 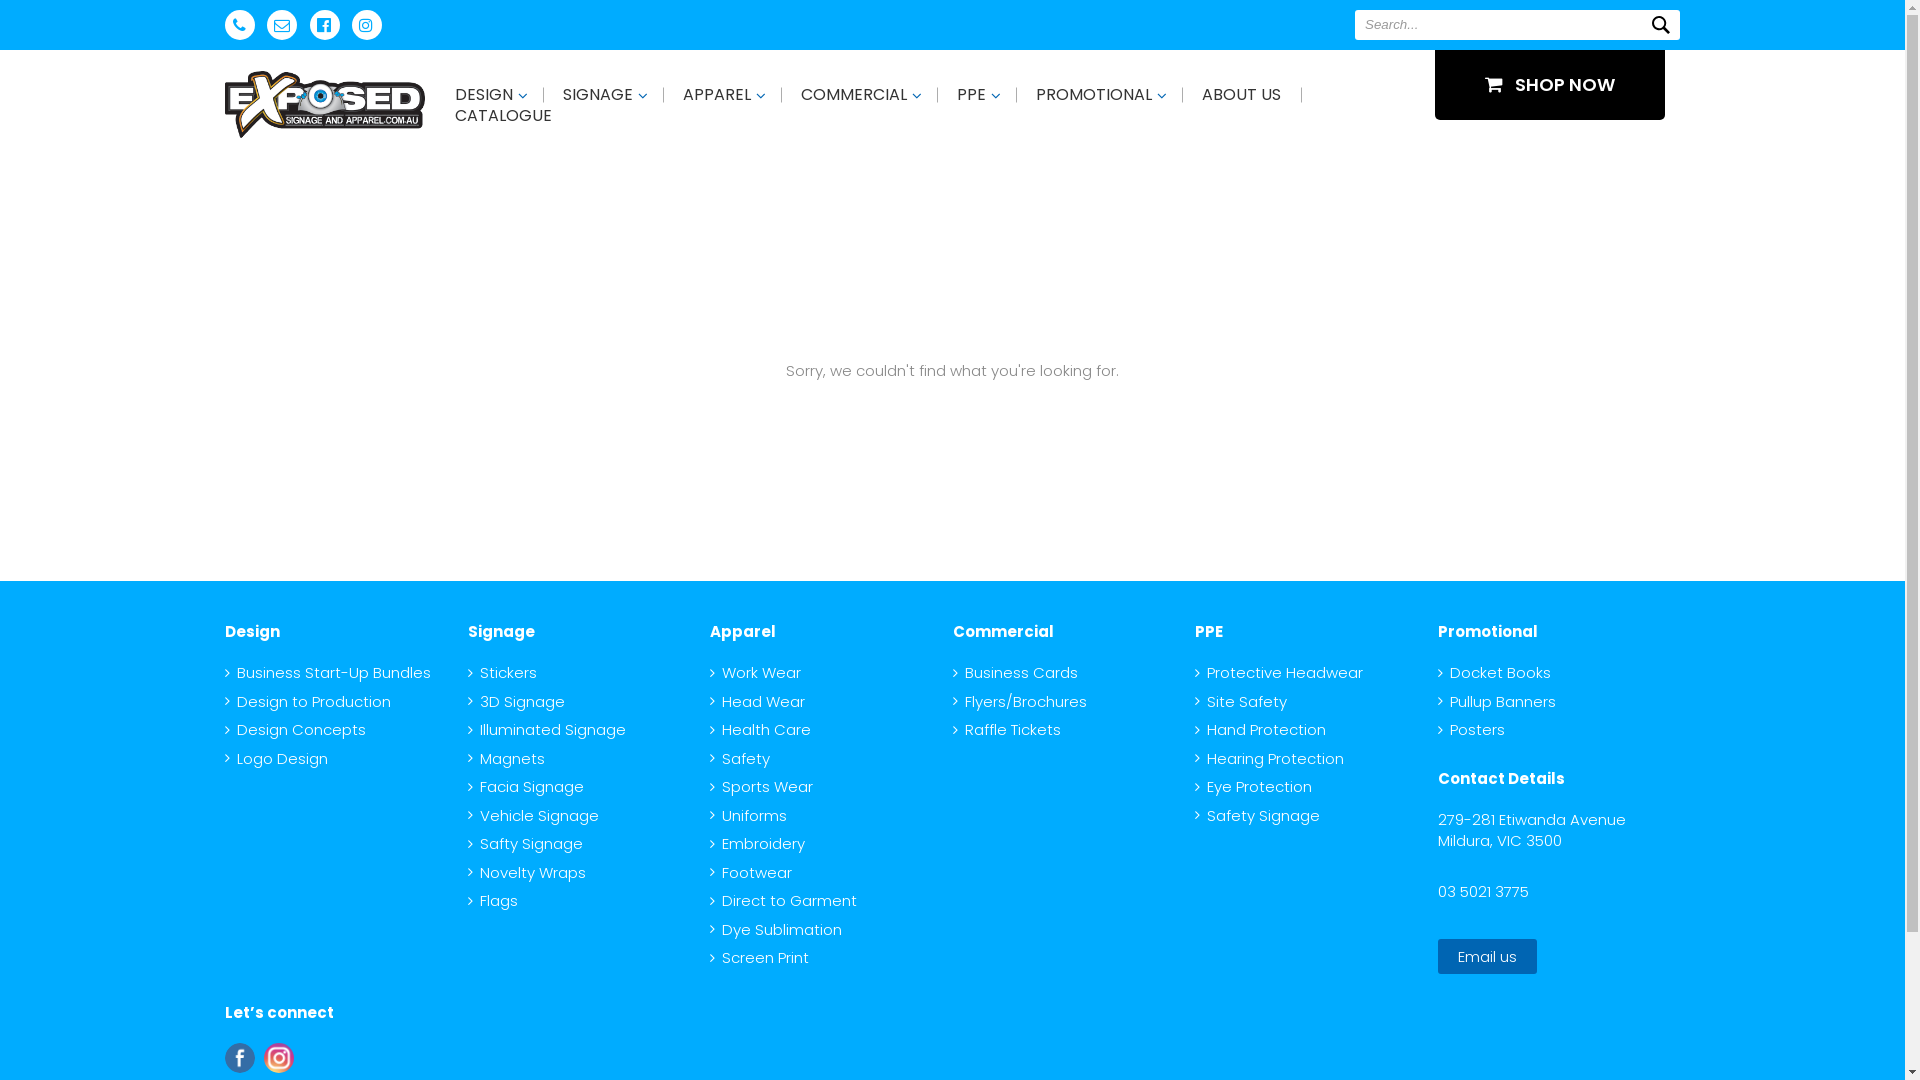 I want to click on 'Email us', so click(x=1487, y=955).